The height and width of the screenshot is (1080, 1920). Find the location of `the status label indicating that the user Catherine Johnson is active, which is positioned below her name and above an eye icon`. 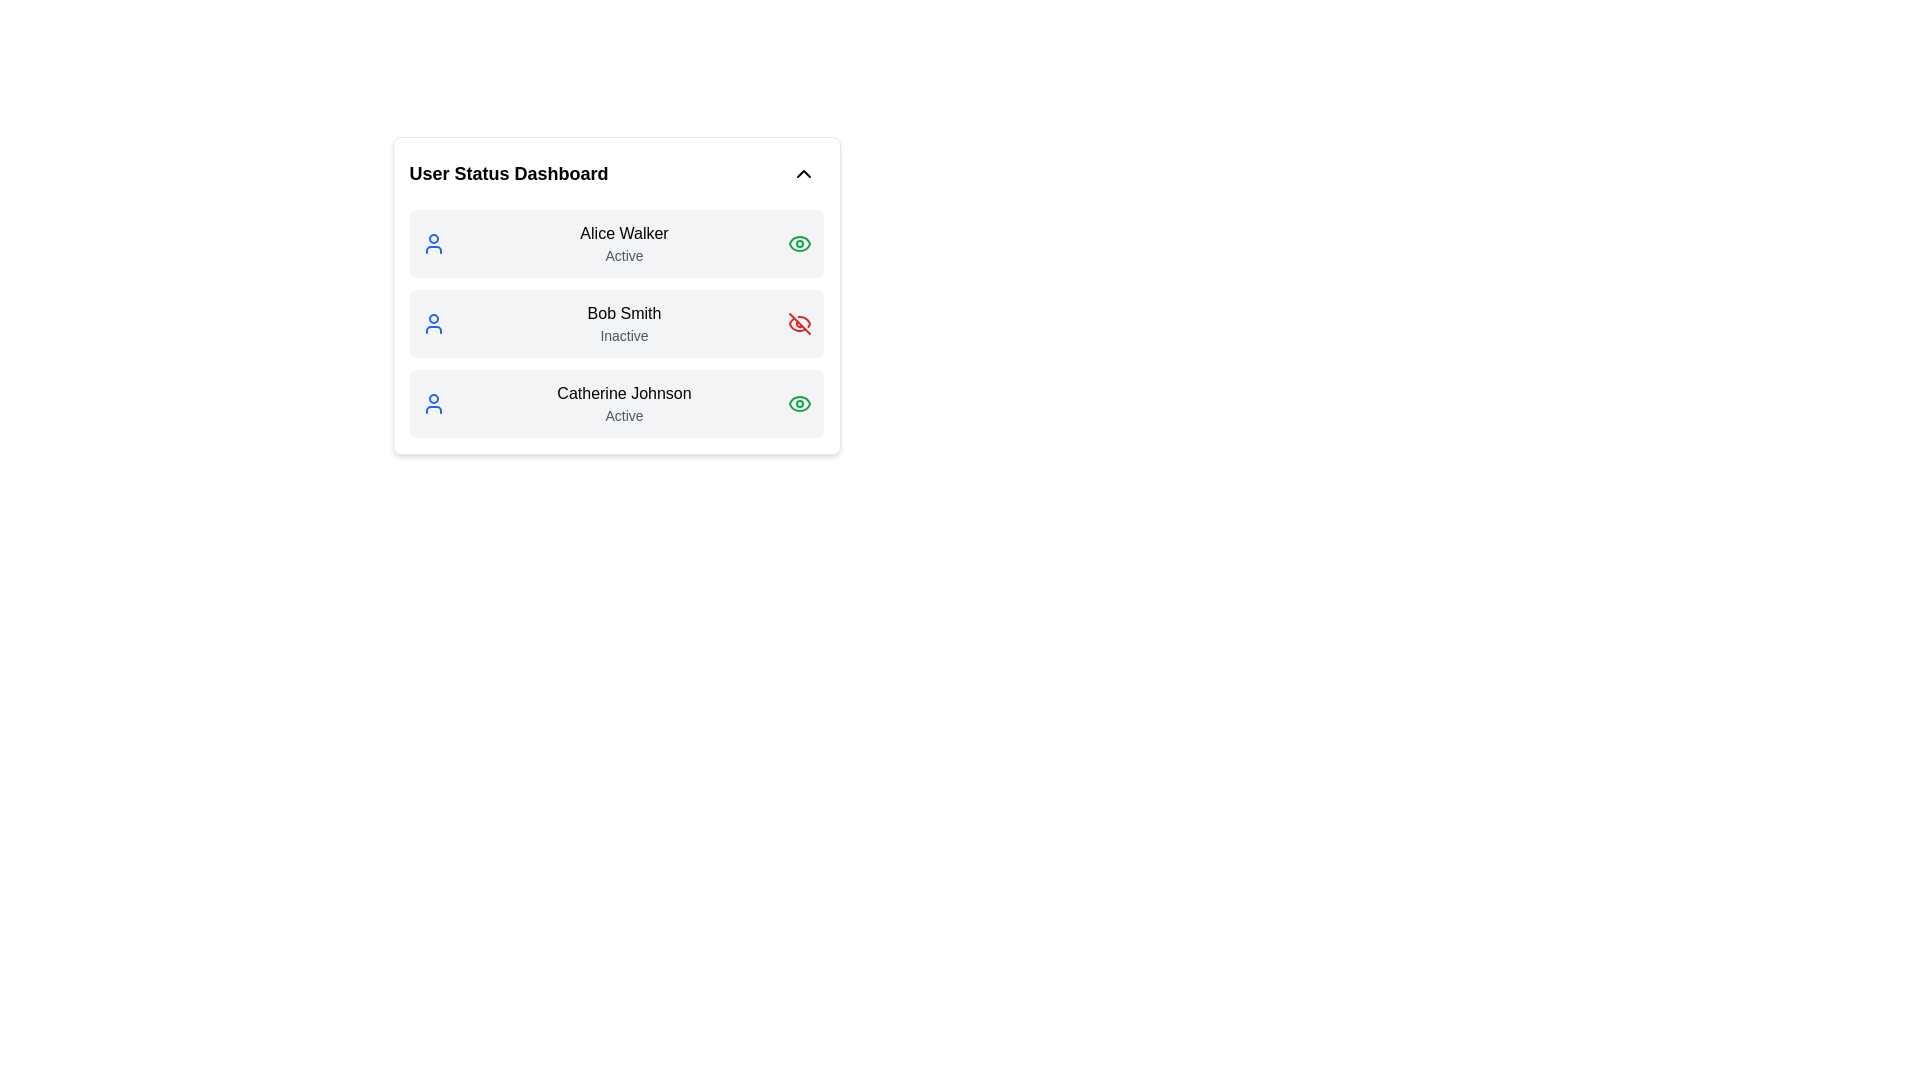

the status label indicating that the user Catherine Johnson is active, which is positioned below her name and above an eye icon is located at coordinates (623, 415).